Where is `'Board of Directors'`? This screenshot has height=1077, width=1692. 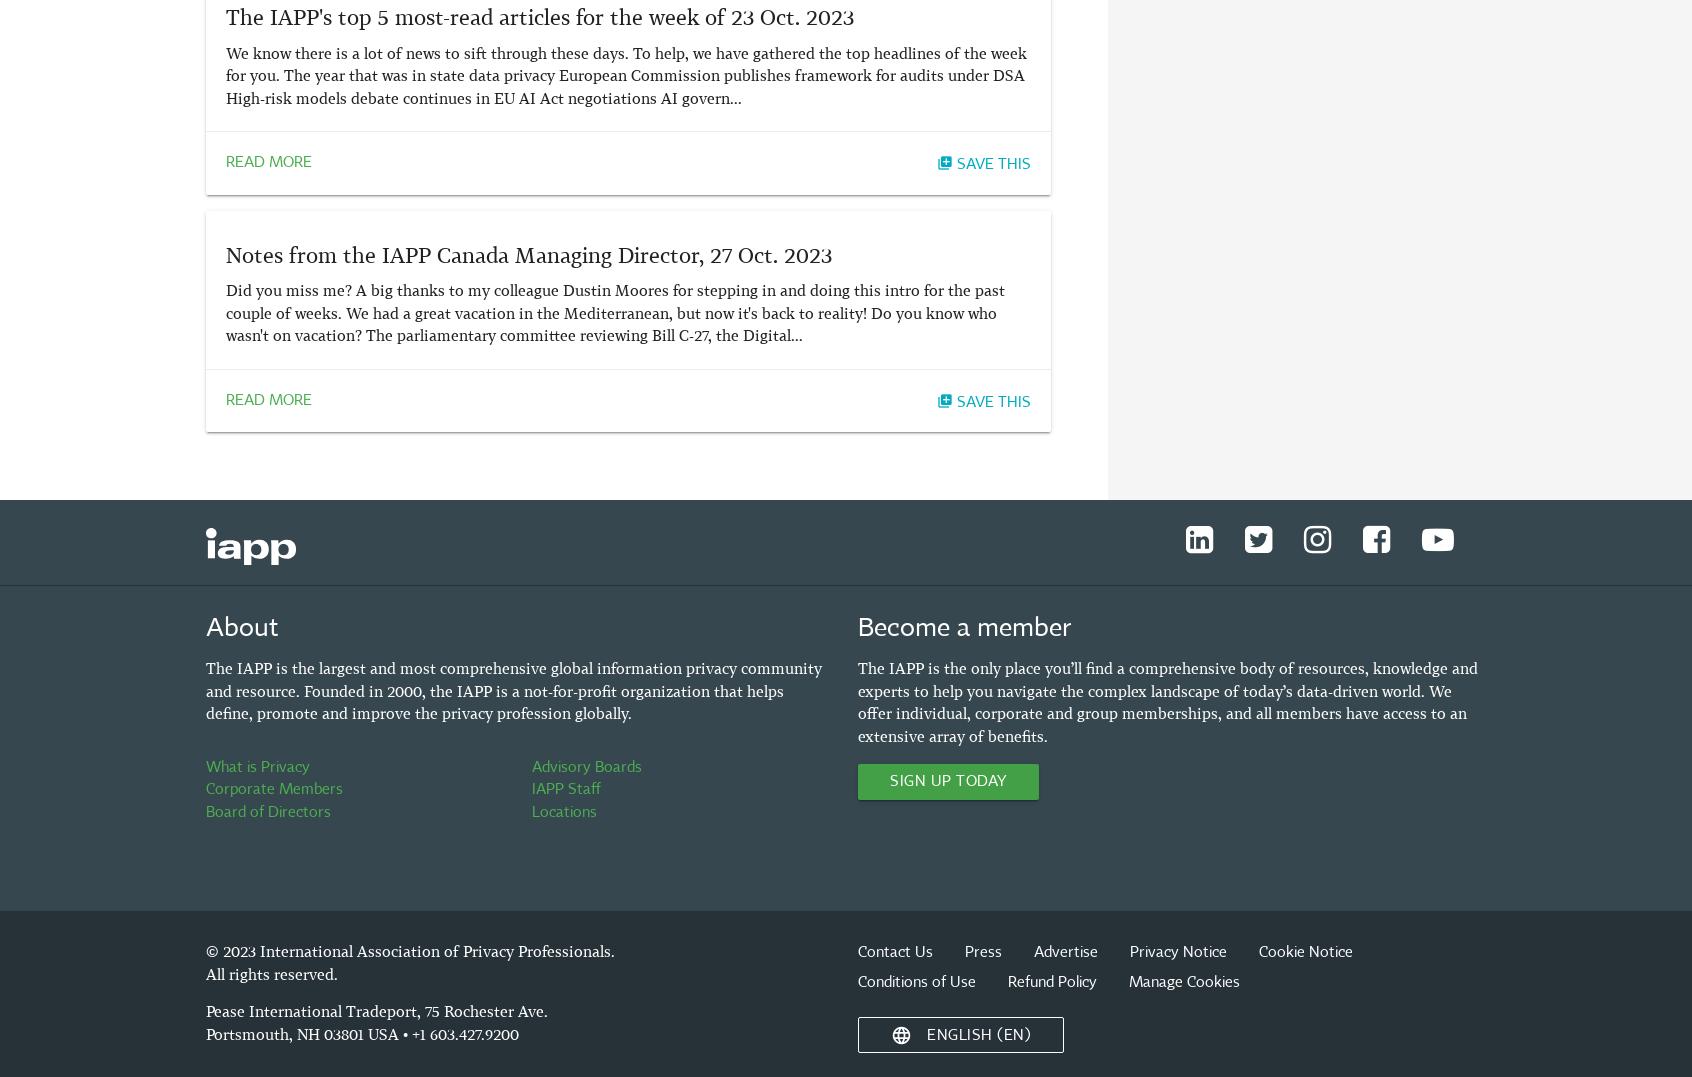 'Board of Directors' is located at coordinates (268, 811).